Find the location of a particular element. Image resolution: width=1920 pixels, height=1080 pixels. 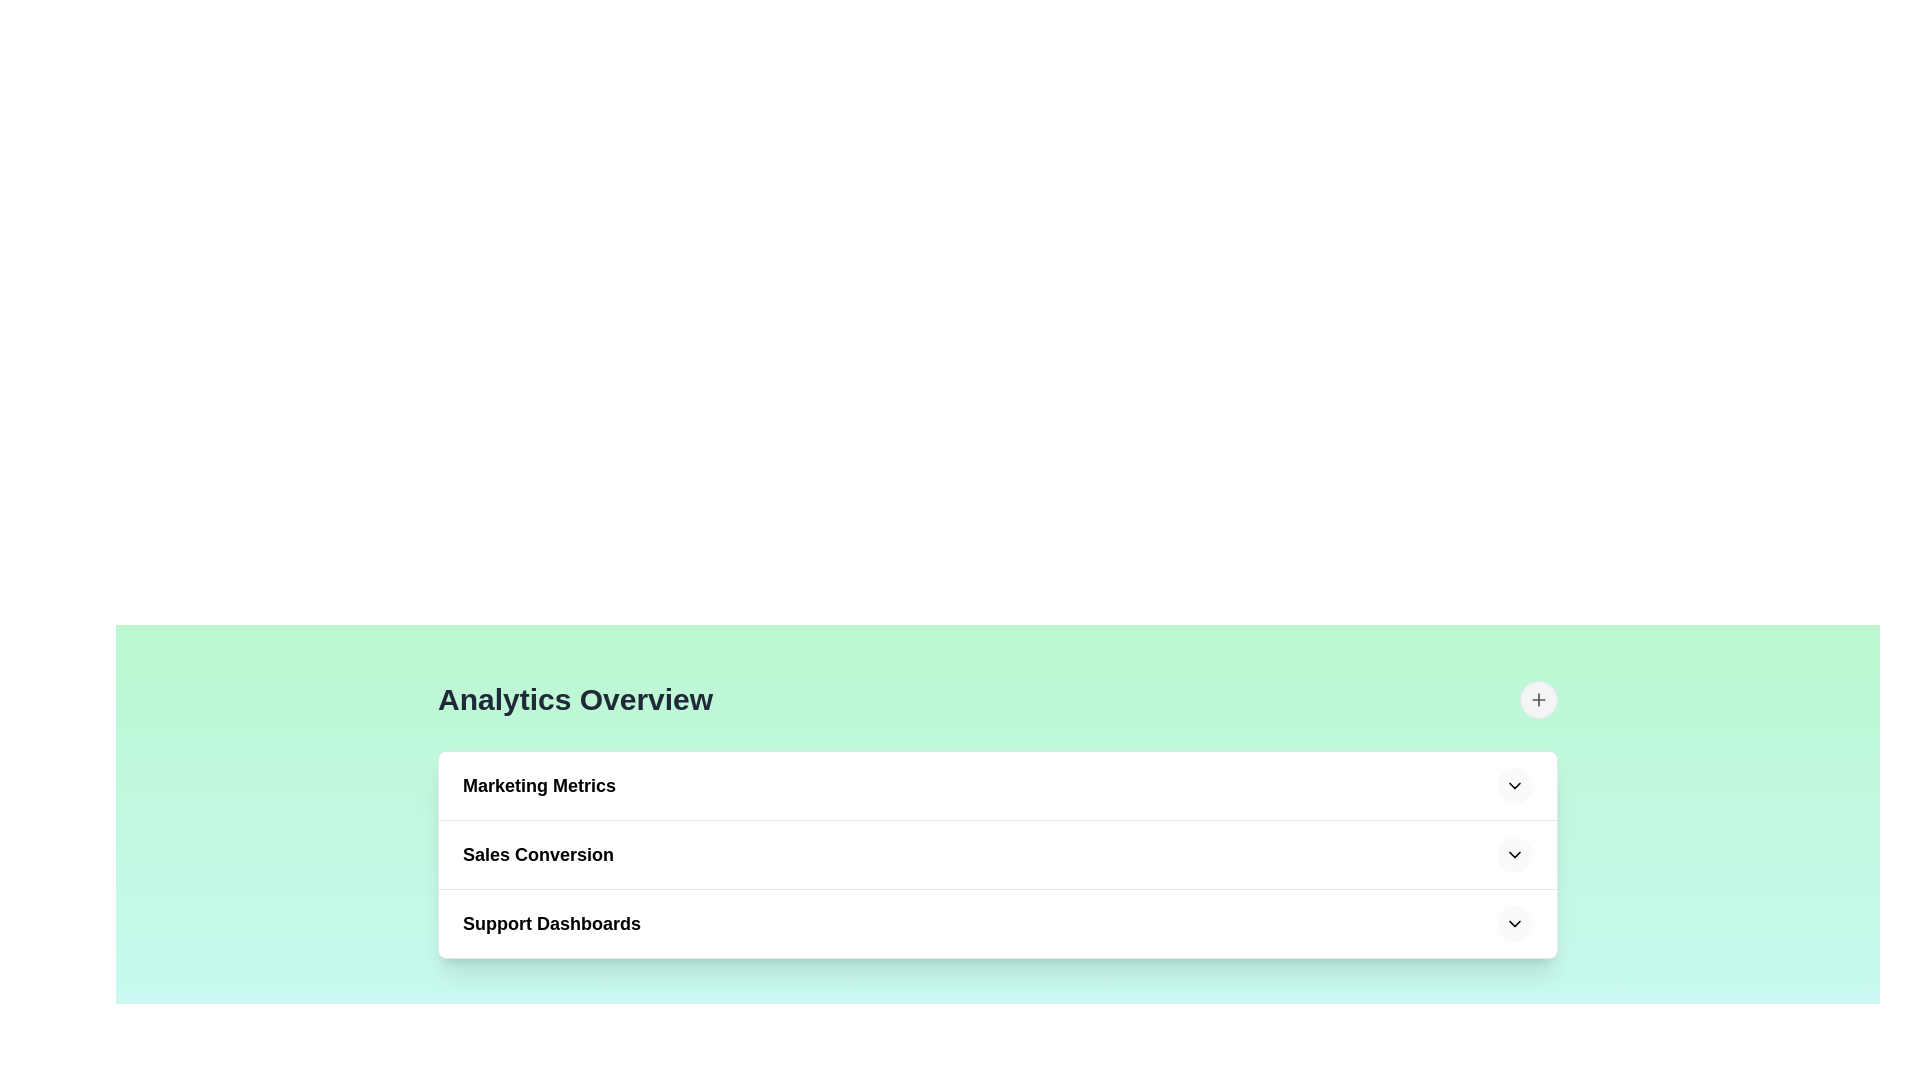

the text label that reads 'Sales Conversion', which is the second item in a vertical list between 'Marketing Metrics' and 'Support Dashboards' is located at coordinates (538, 855).